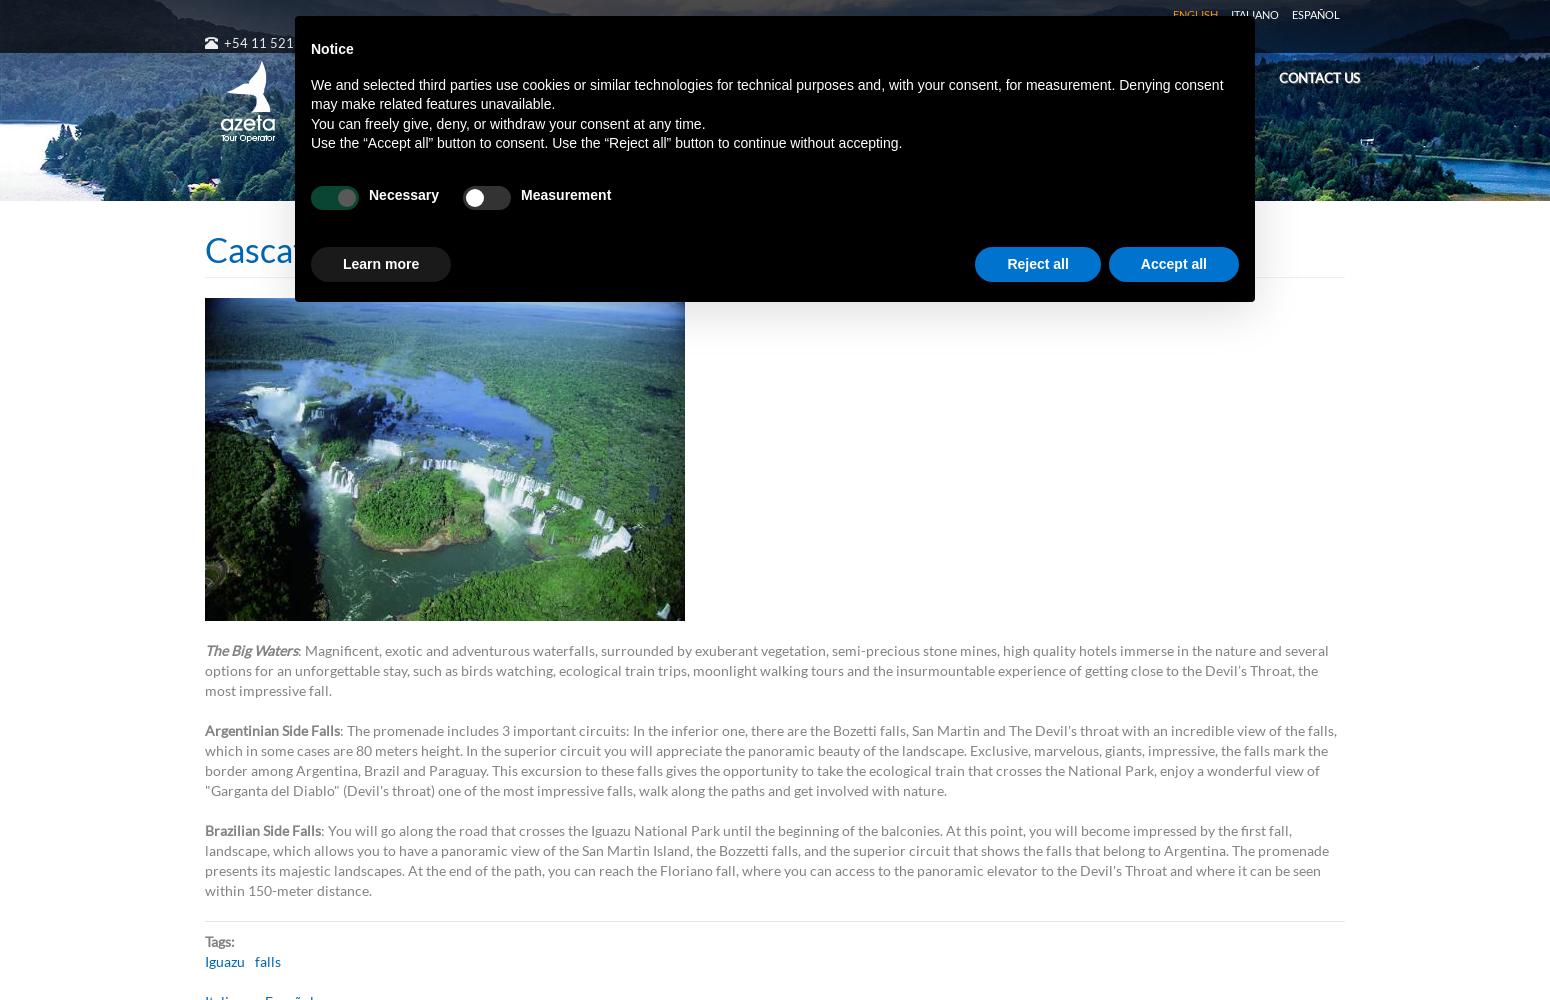 The height and width of the screenshot is (1000, 1550). Describe the element at coordinates (1037, 263) in the screenshot. I see `'Reject all'` at that location.